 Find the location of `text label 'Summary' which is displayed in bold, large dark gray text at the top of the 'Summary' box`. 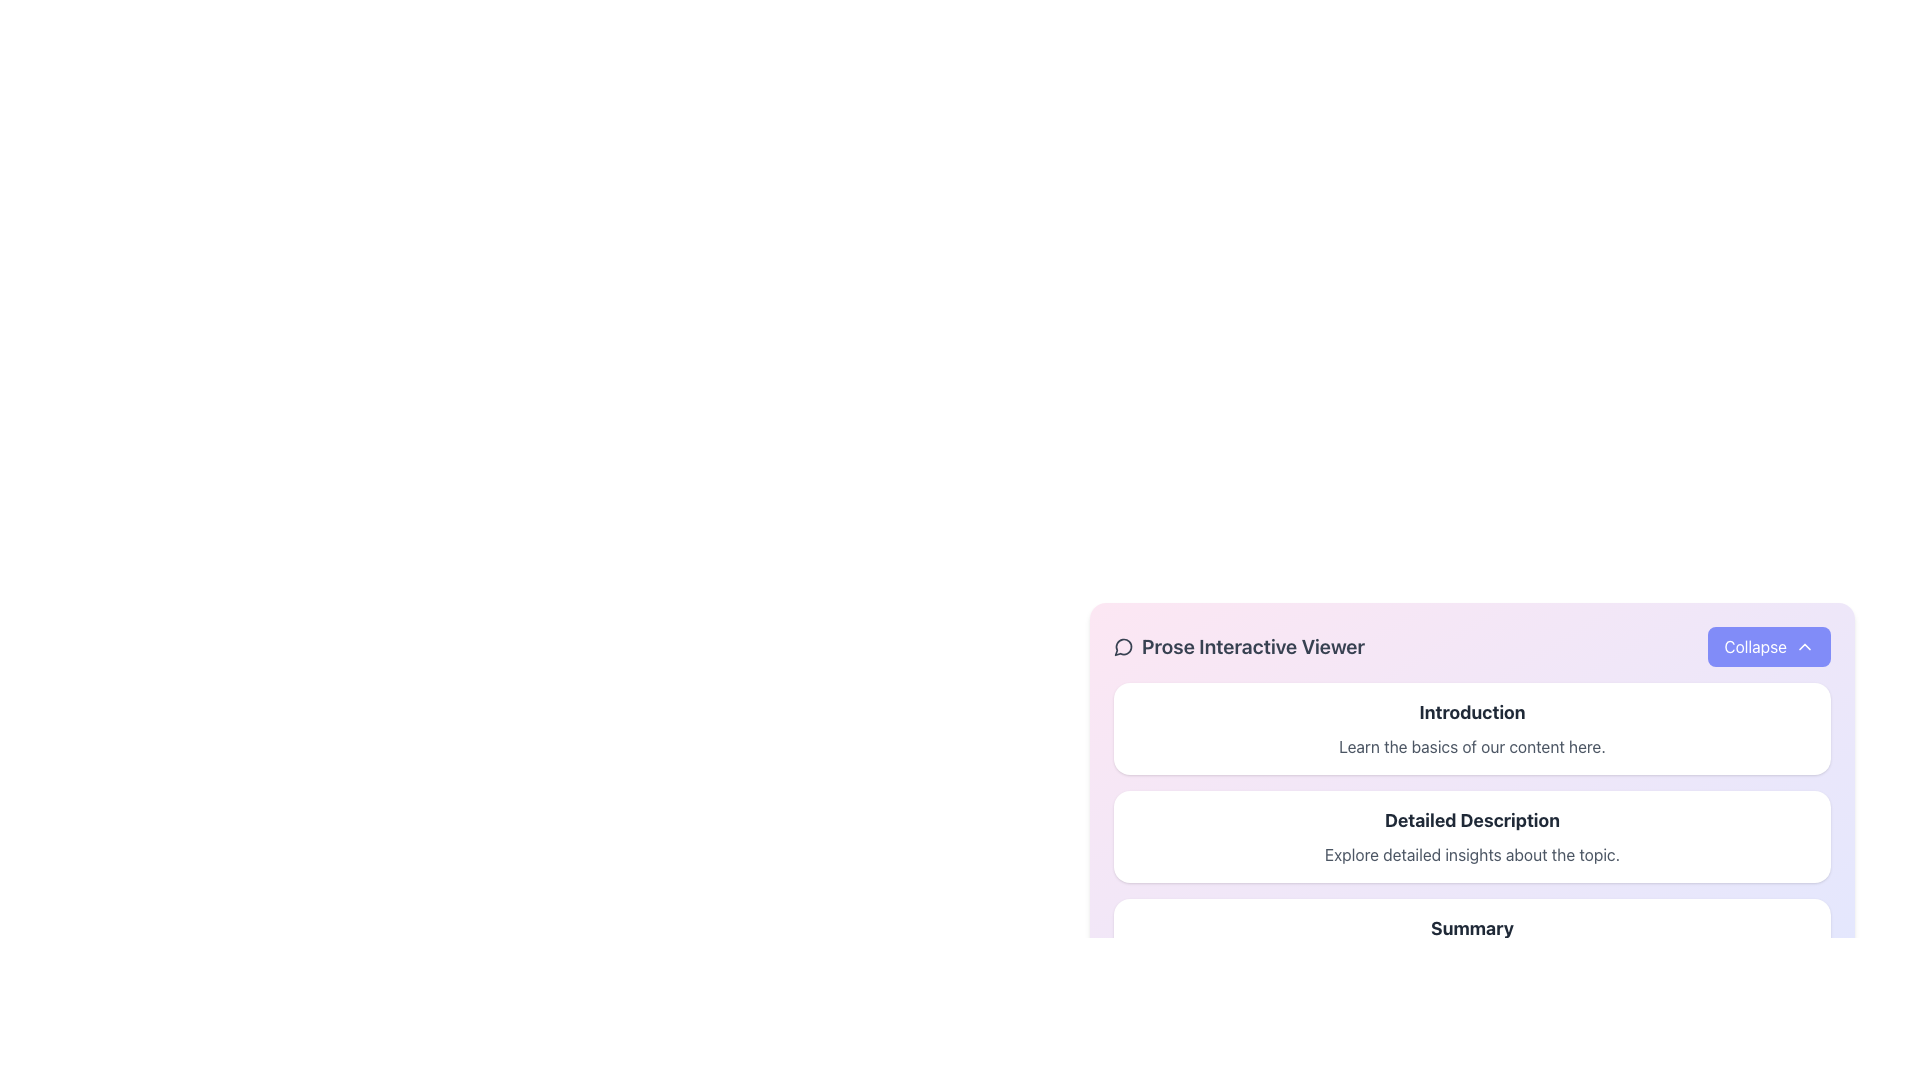

text label 'Summary' which is displayed in bold, large dark gray text at the top of the 'Summary' box is located at coordinates (1472, 929).